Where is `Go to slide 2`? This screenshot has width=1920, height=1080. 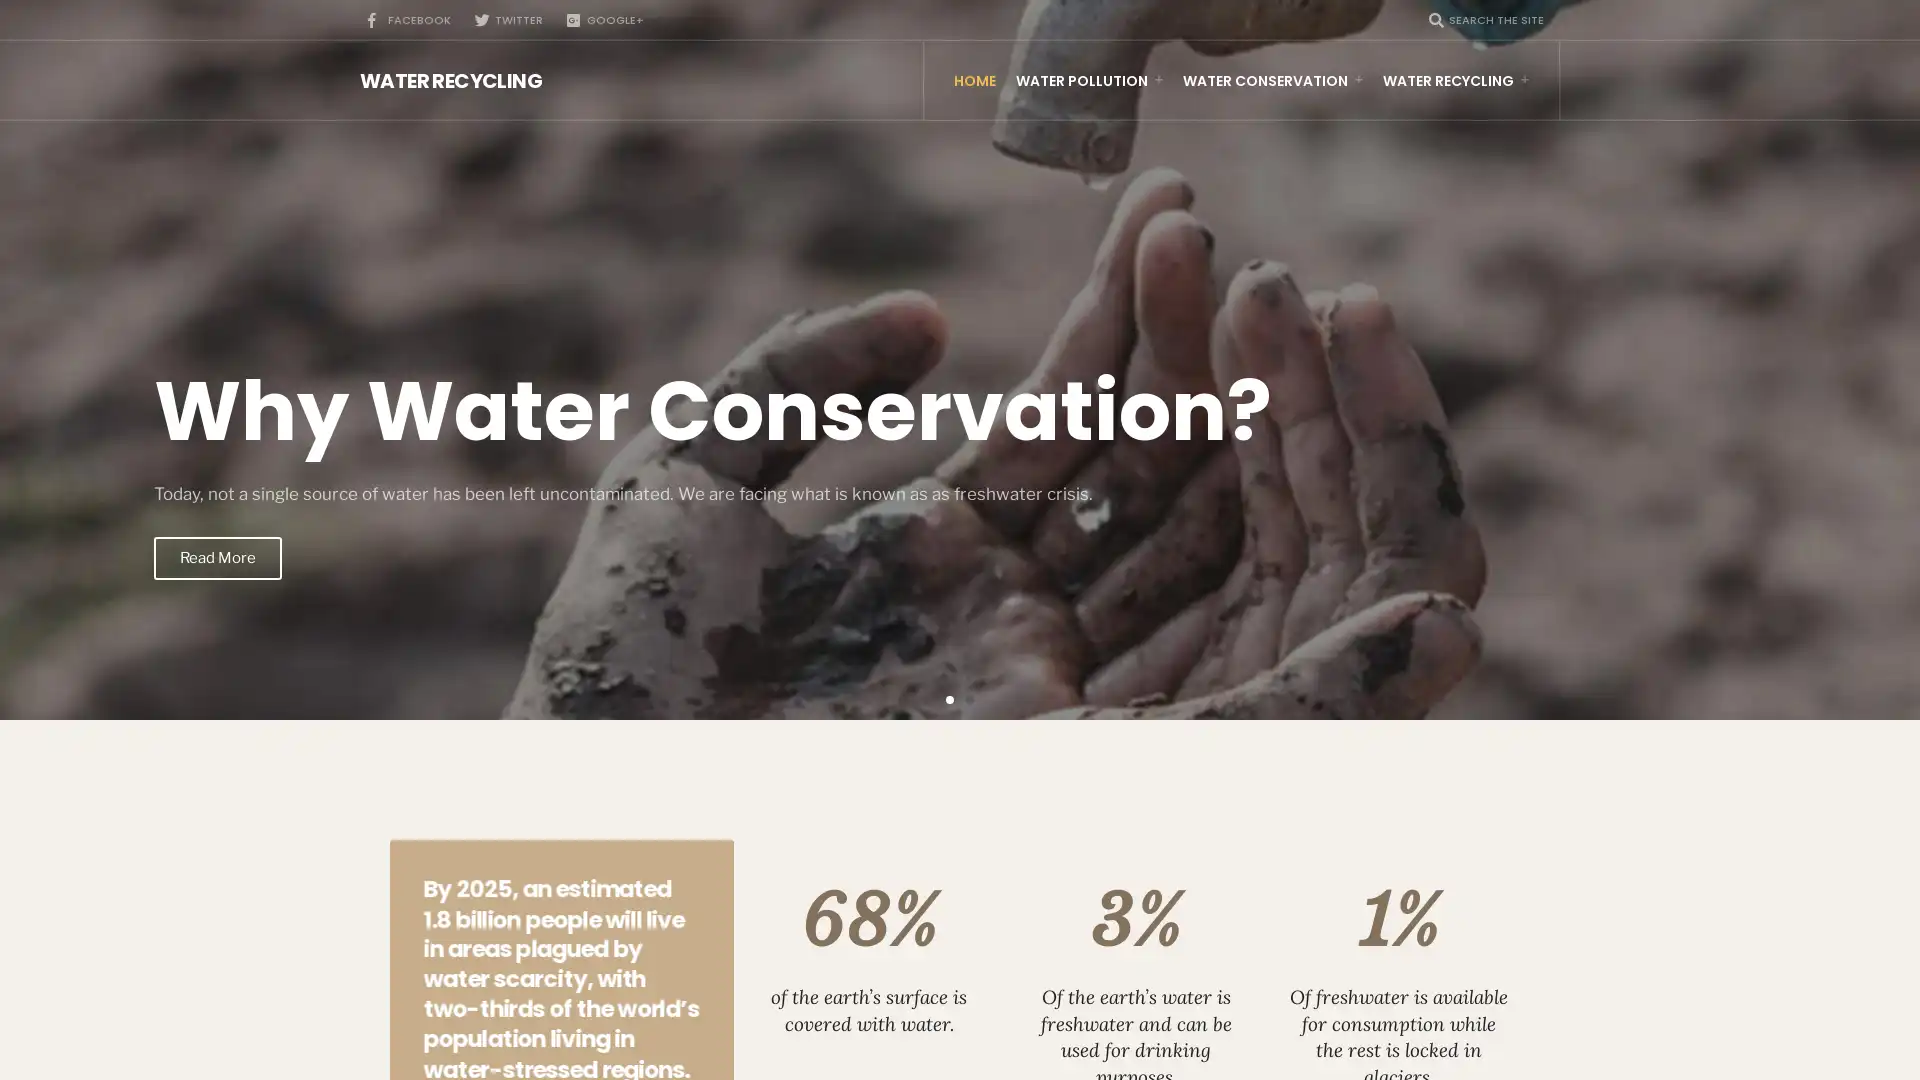
Go to slide 2 is located at coordinates (969, 698).